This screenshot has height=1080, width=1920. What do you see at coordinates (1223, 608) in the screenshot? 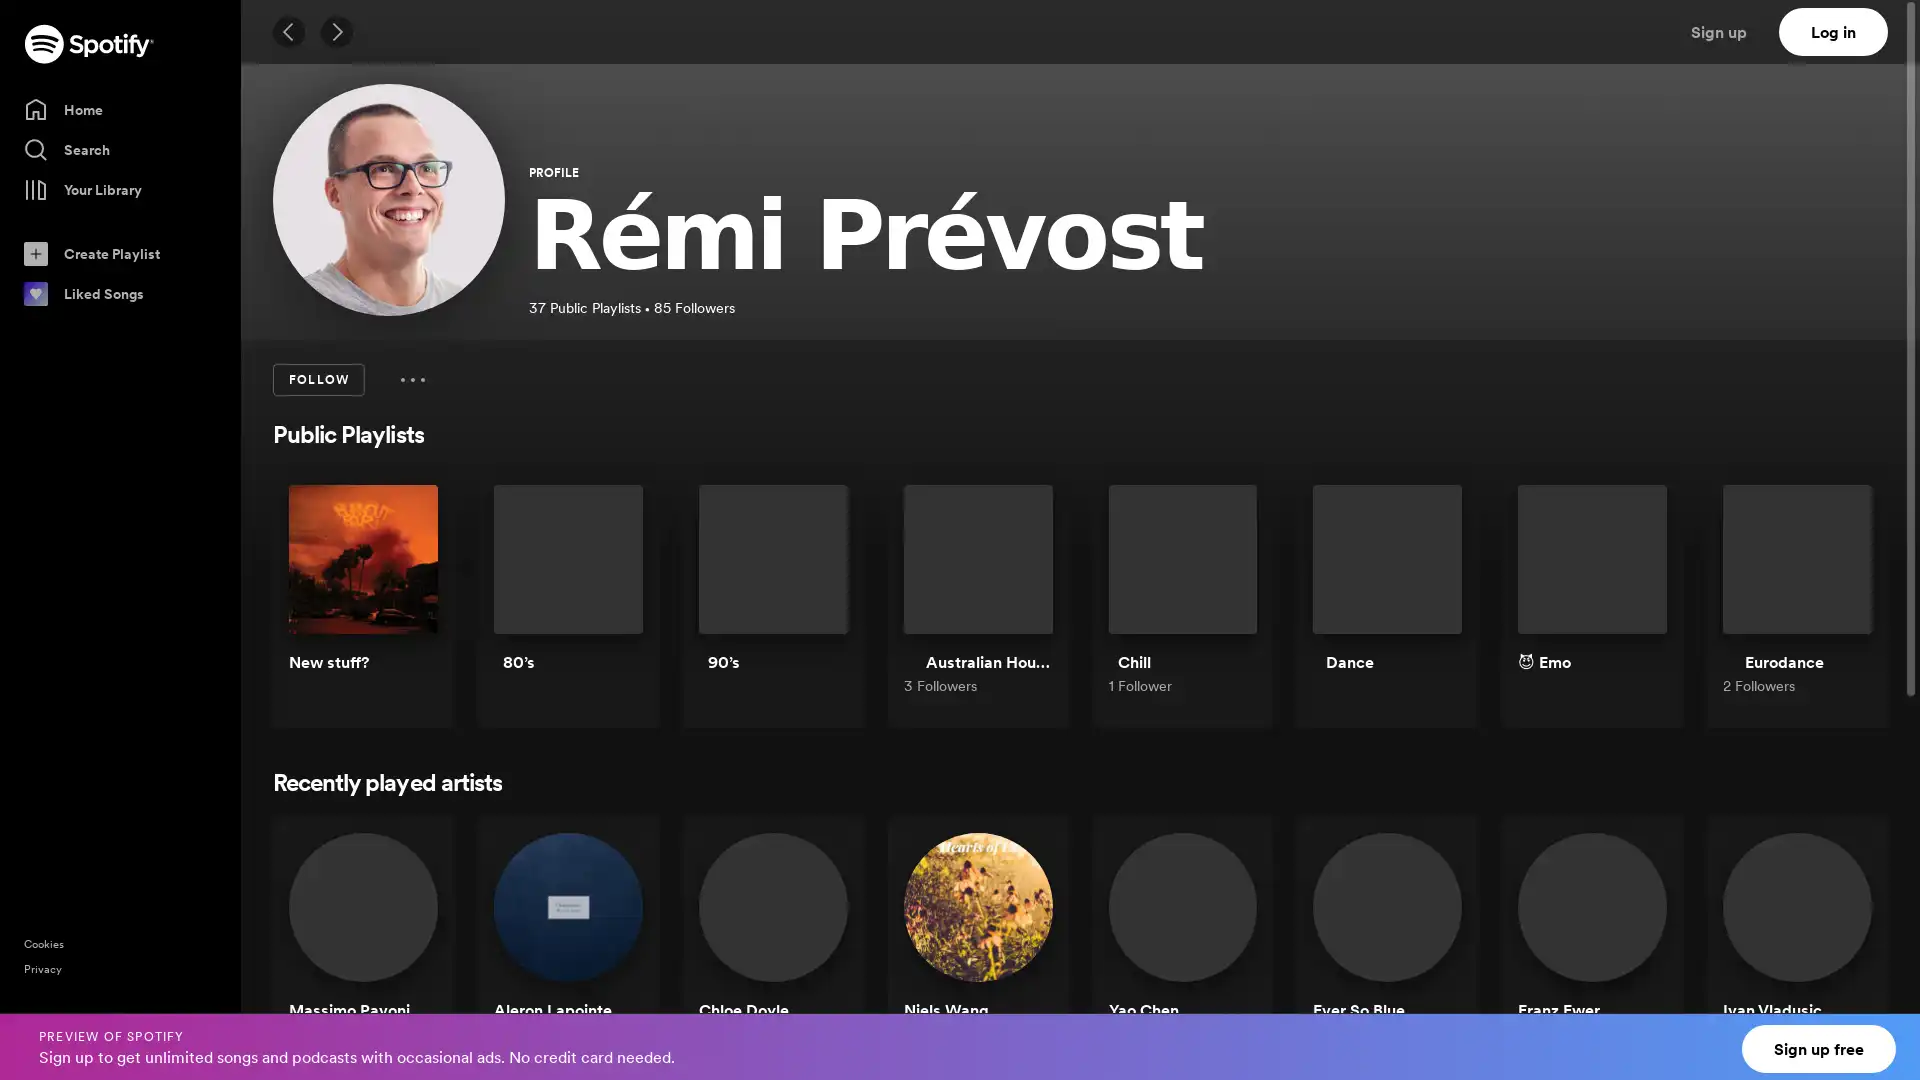
I see `Play Chill` at bounding box center [1223, 608].